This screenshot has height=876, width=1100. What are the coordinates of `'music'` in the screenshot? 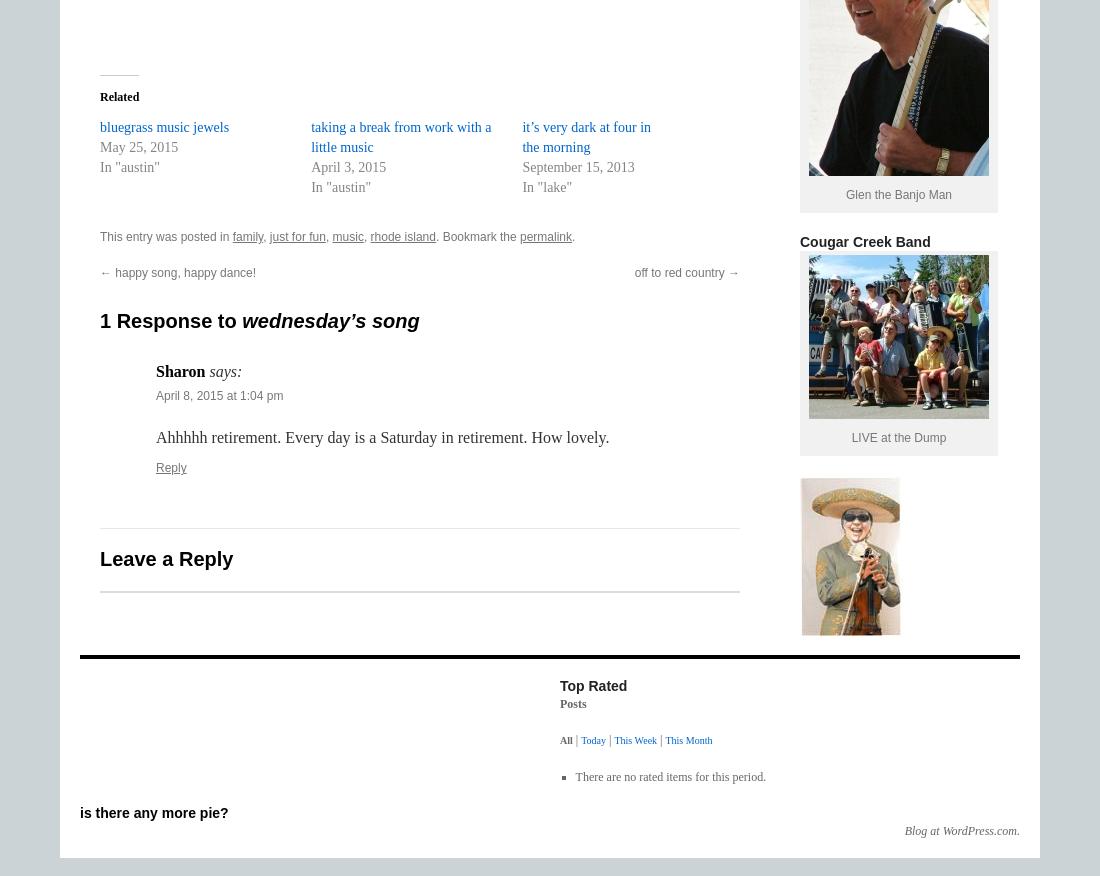 It's located at (347, 235).